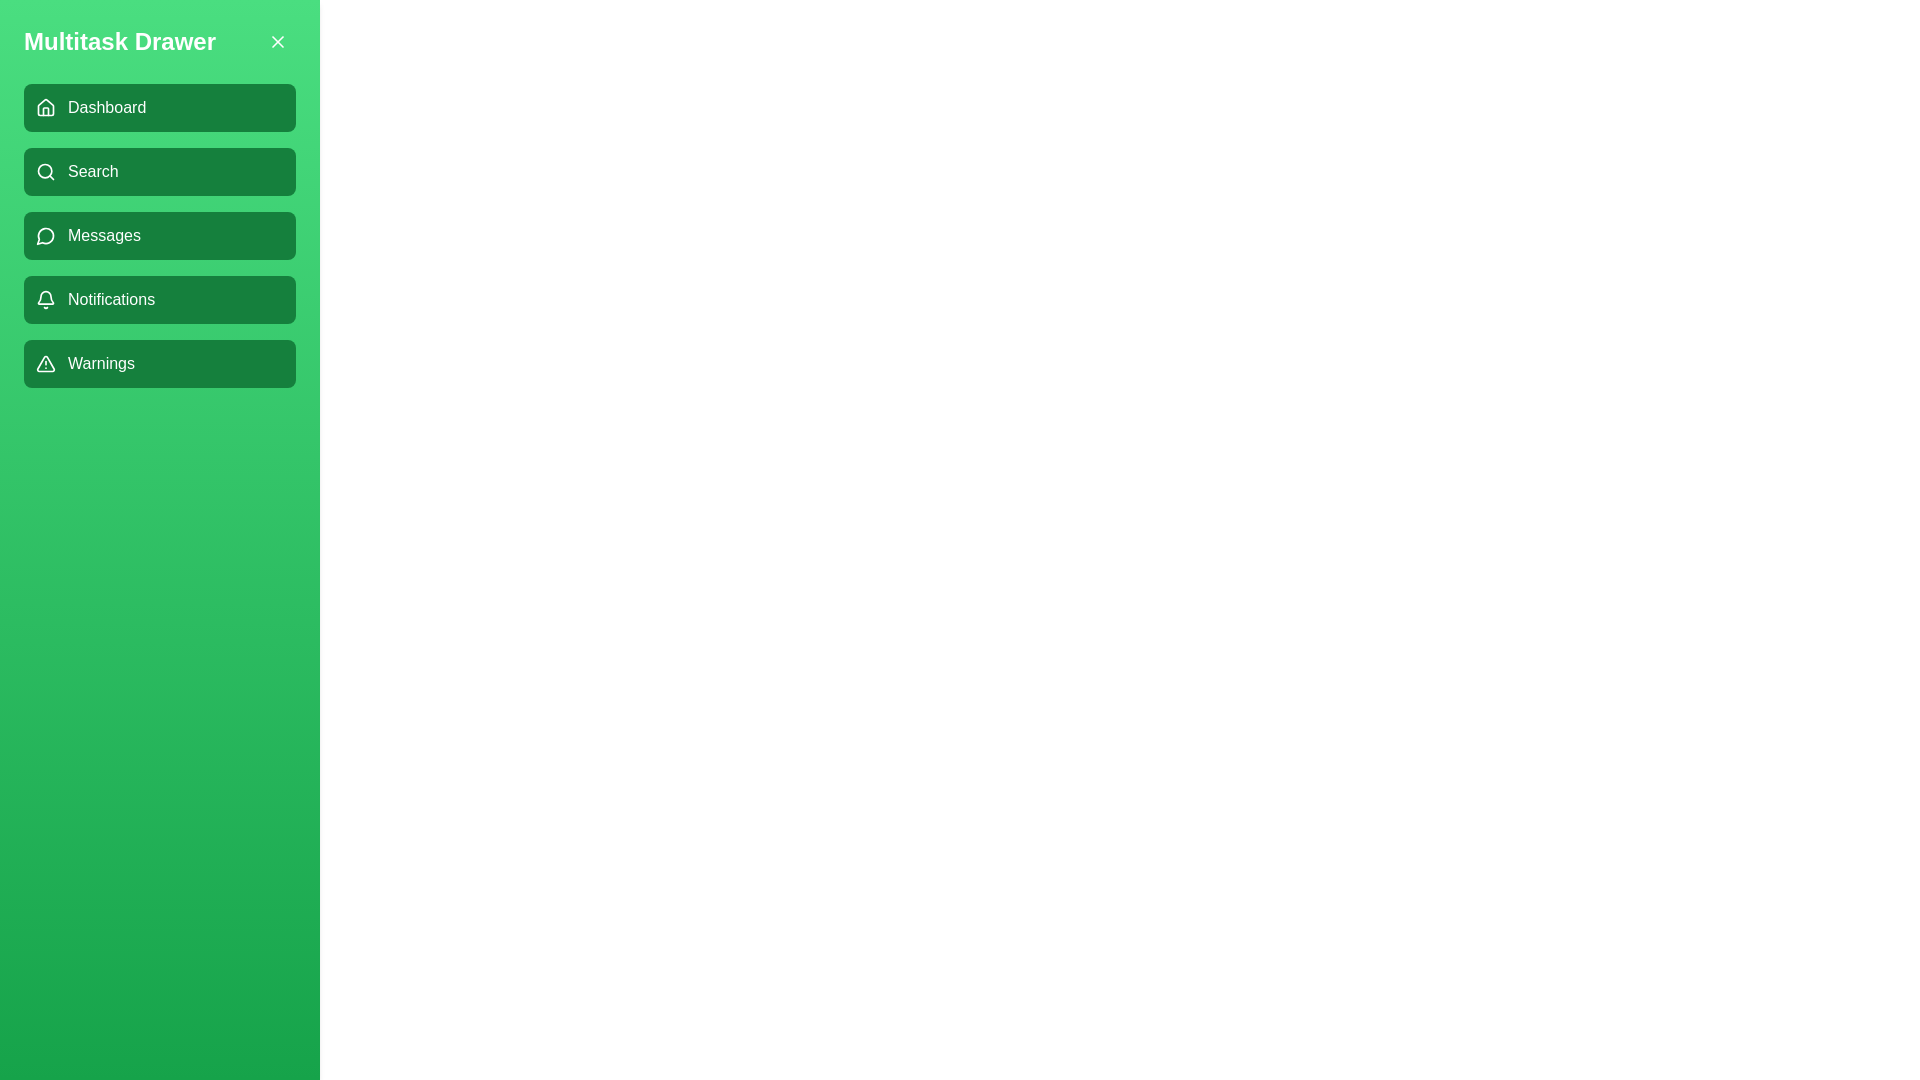  I want to click on the 'X' button in the header of the multitask drawer to close it, so click(277, 42).